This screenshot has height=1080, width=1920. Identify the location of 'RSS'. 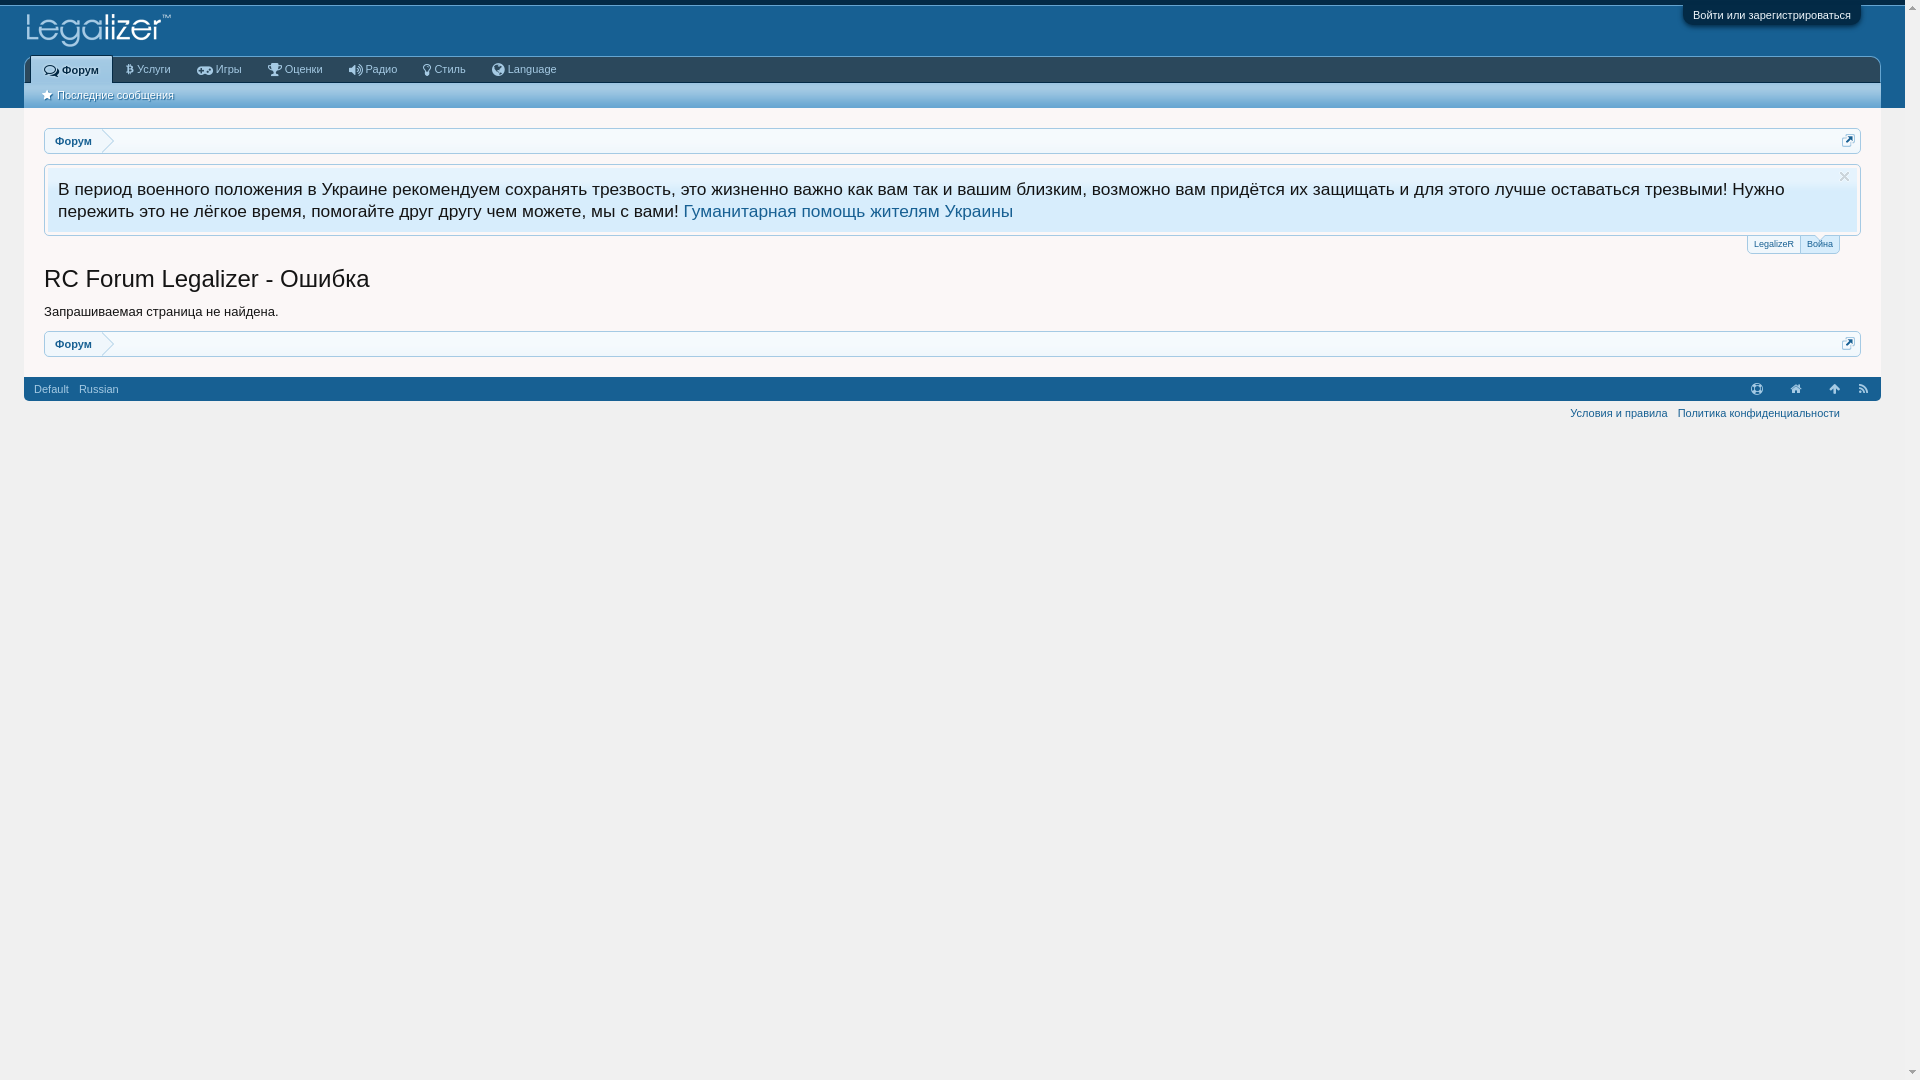
(1862, 389).